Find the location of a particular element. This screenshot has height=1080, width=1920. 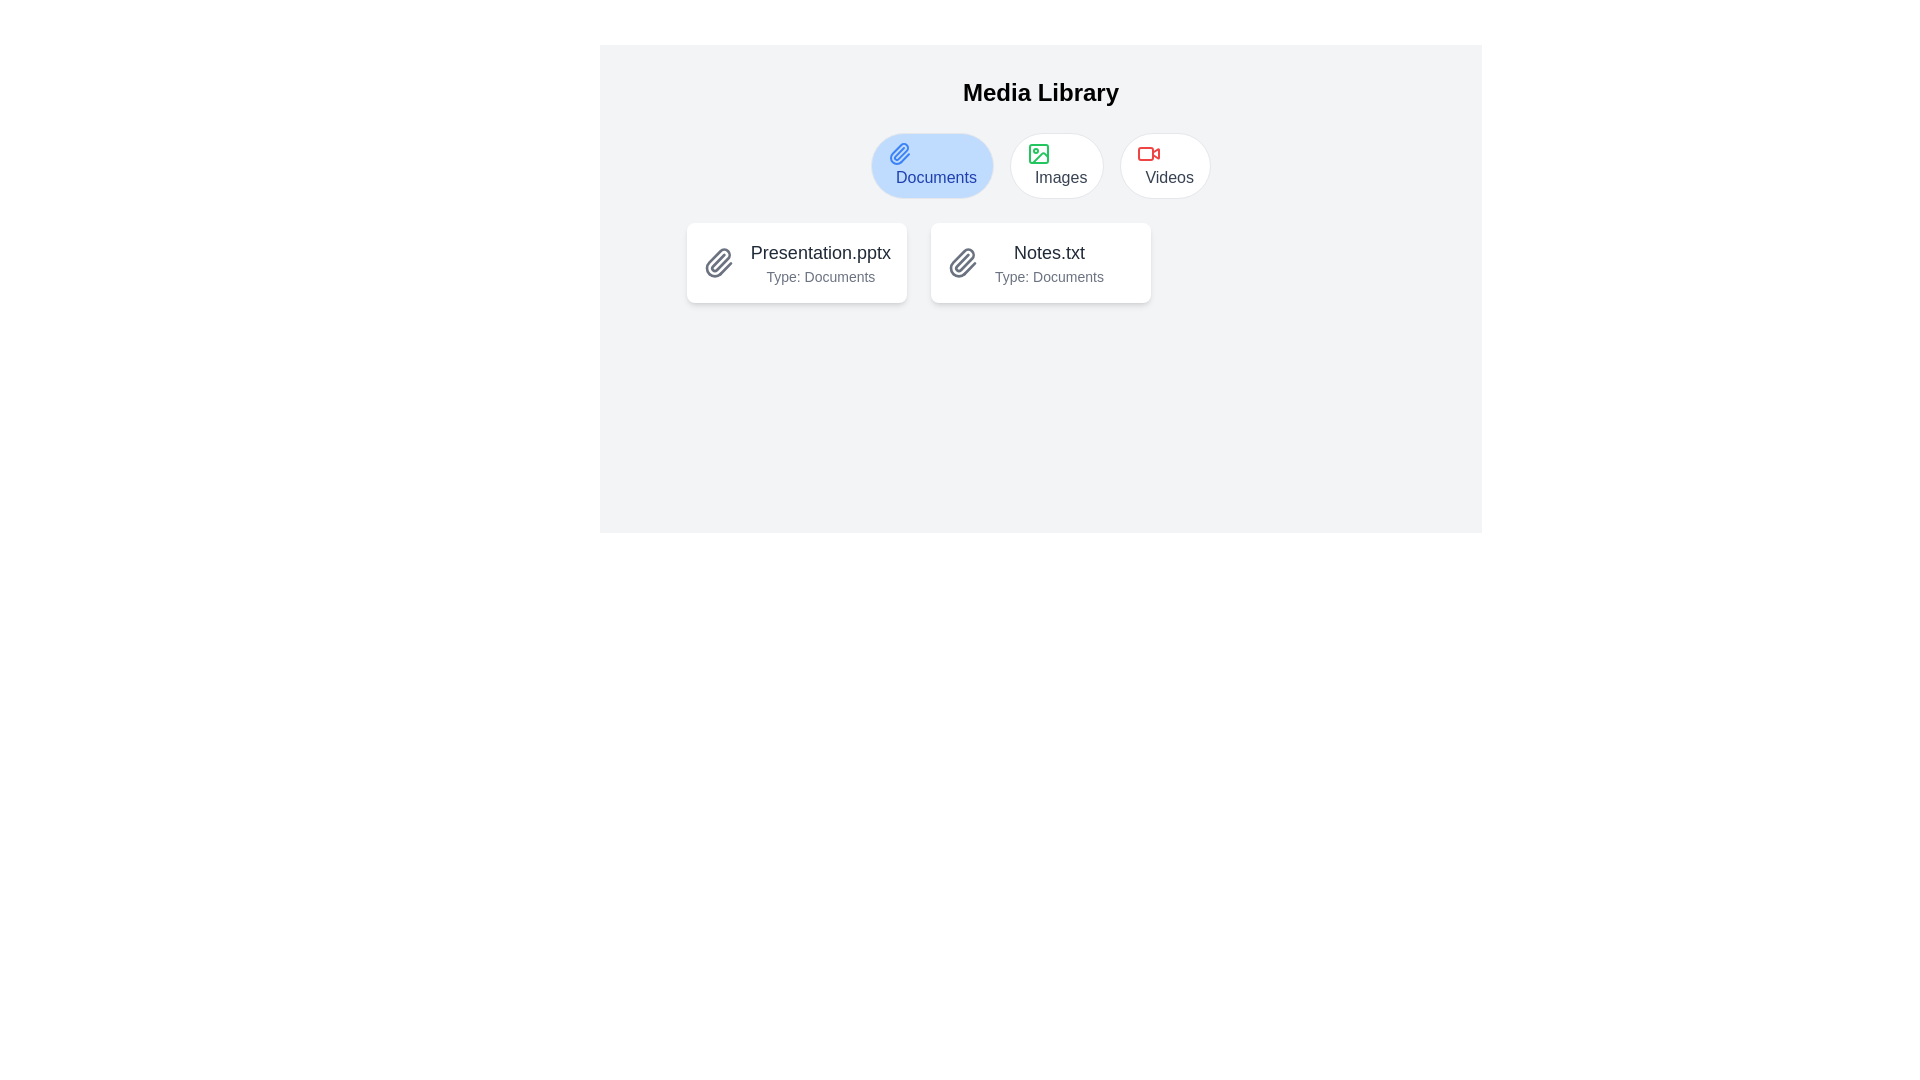

the second button in the horizontal group of navigation options is located at coordinates (1056, 164).